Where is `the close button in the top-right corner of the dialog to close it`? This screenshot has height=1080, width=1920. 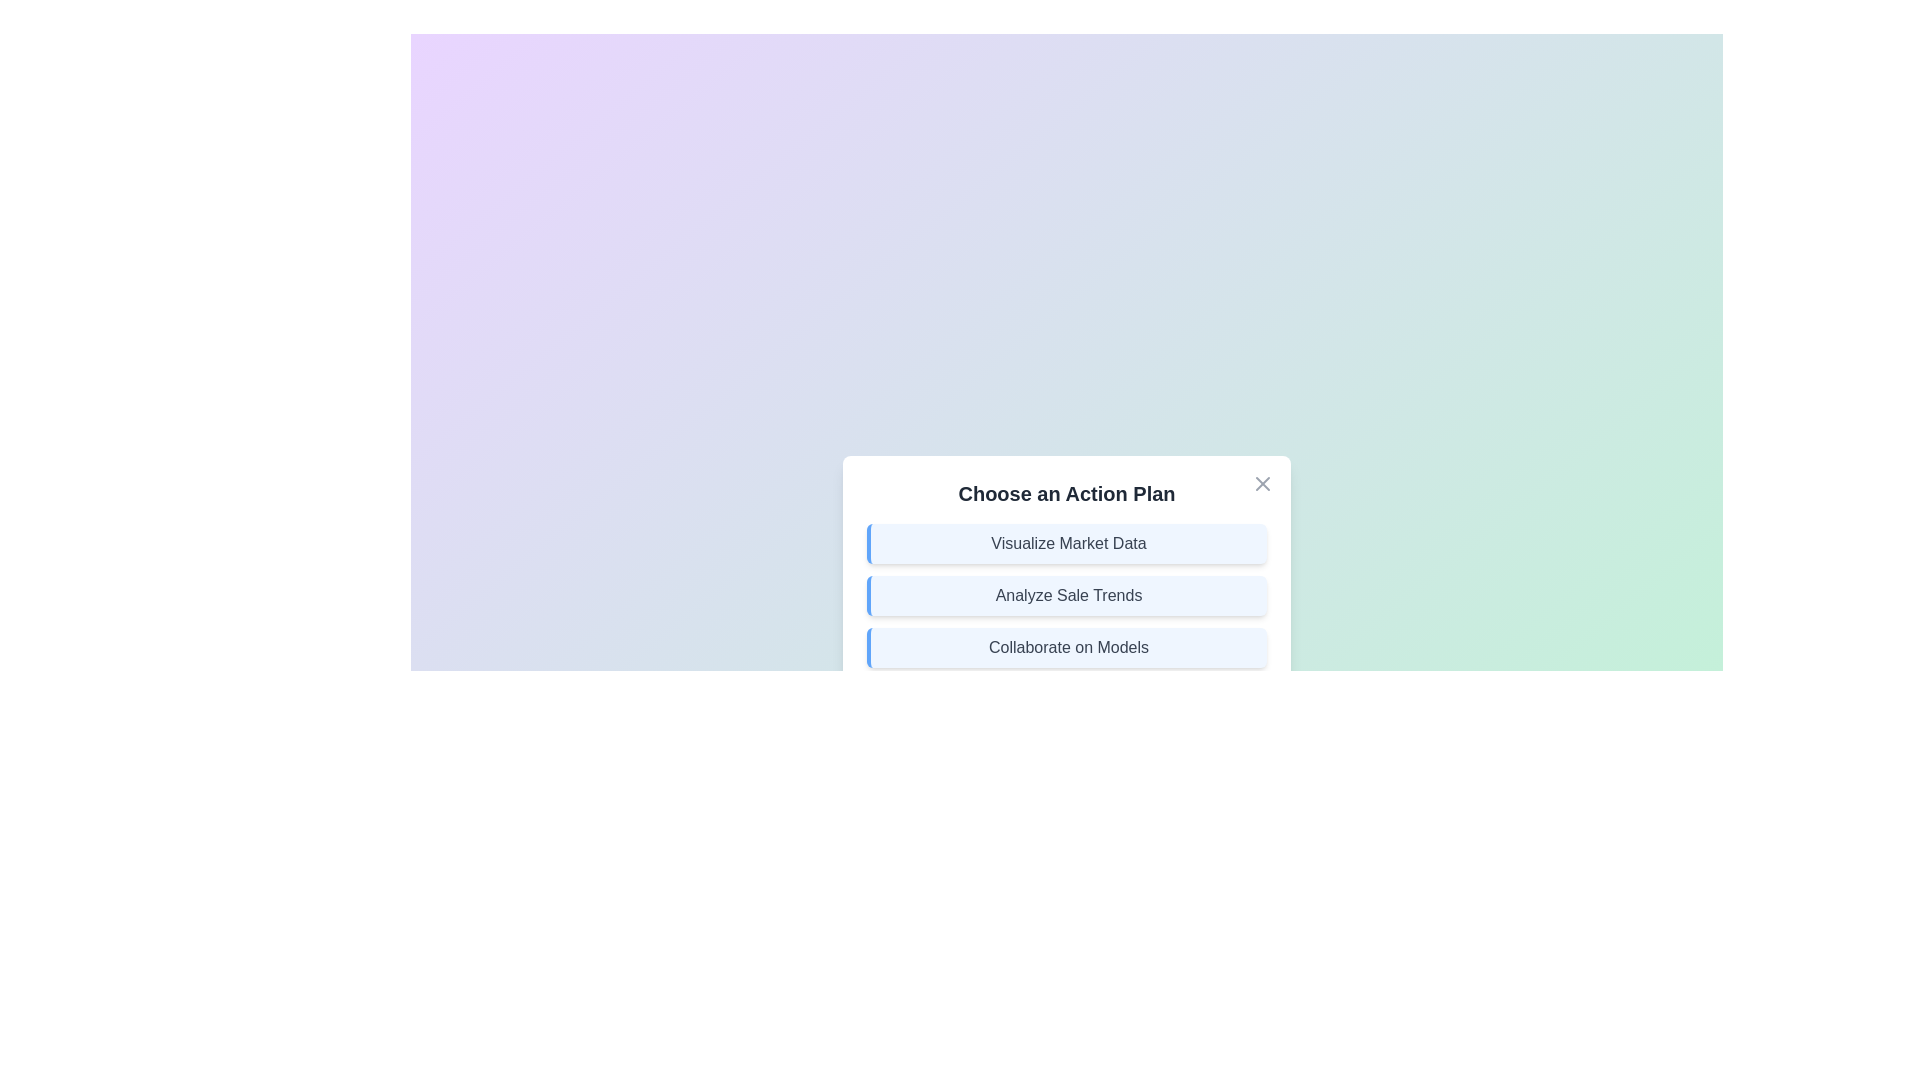
the close button in the top-right corner of the dialog to close it is located at coordinates (1261, 483).